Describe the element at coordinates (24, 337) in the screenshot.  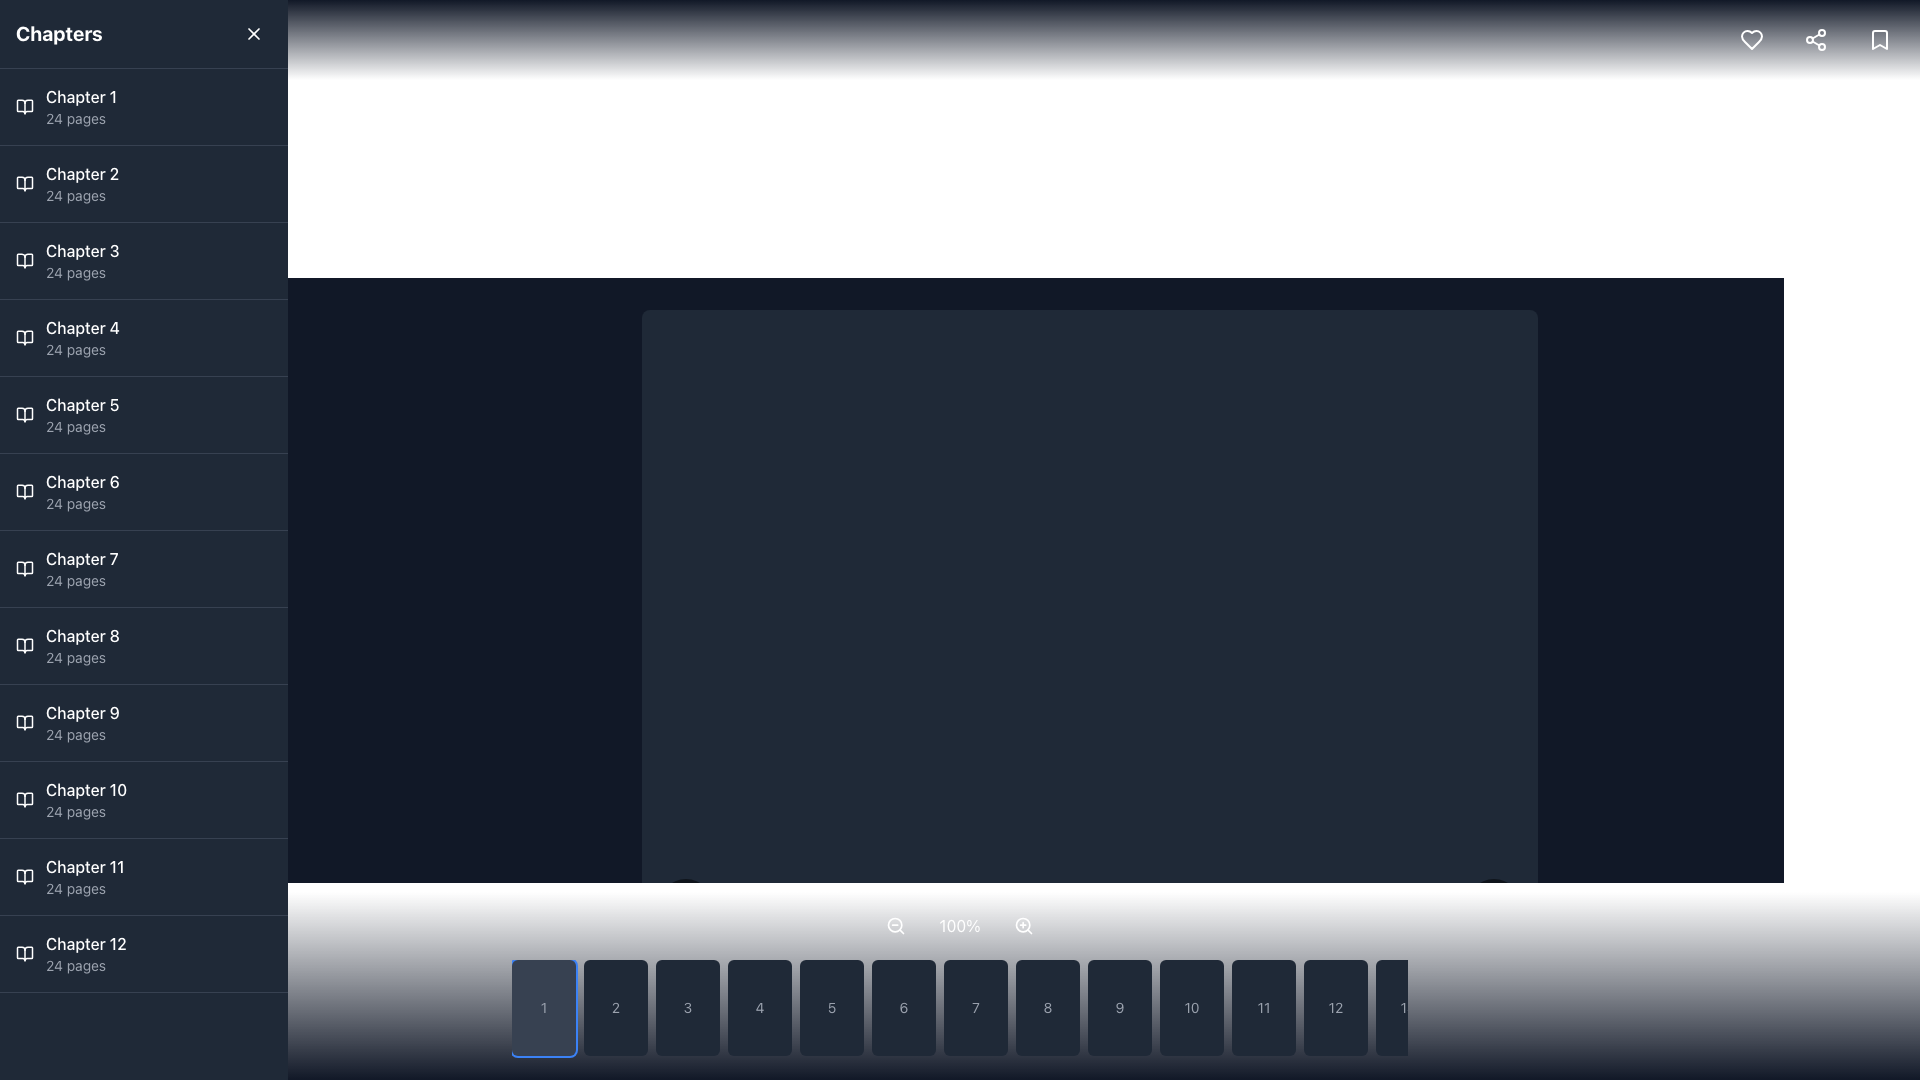
I see `the decorative SVG icon located next to the label 'Chapter 4' in the sidebar menu` at that location.